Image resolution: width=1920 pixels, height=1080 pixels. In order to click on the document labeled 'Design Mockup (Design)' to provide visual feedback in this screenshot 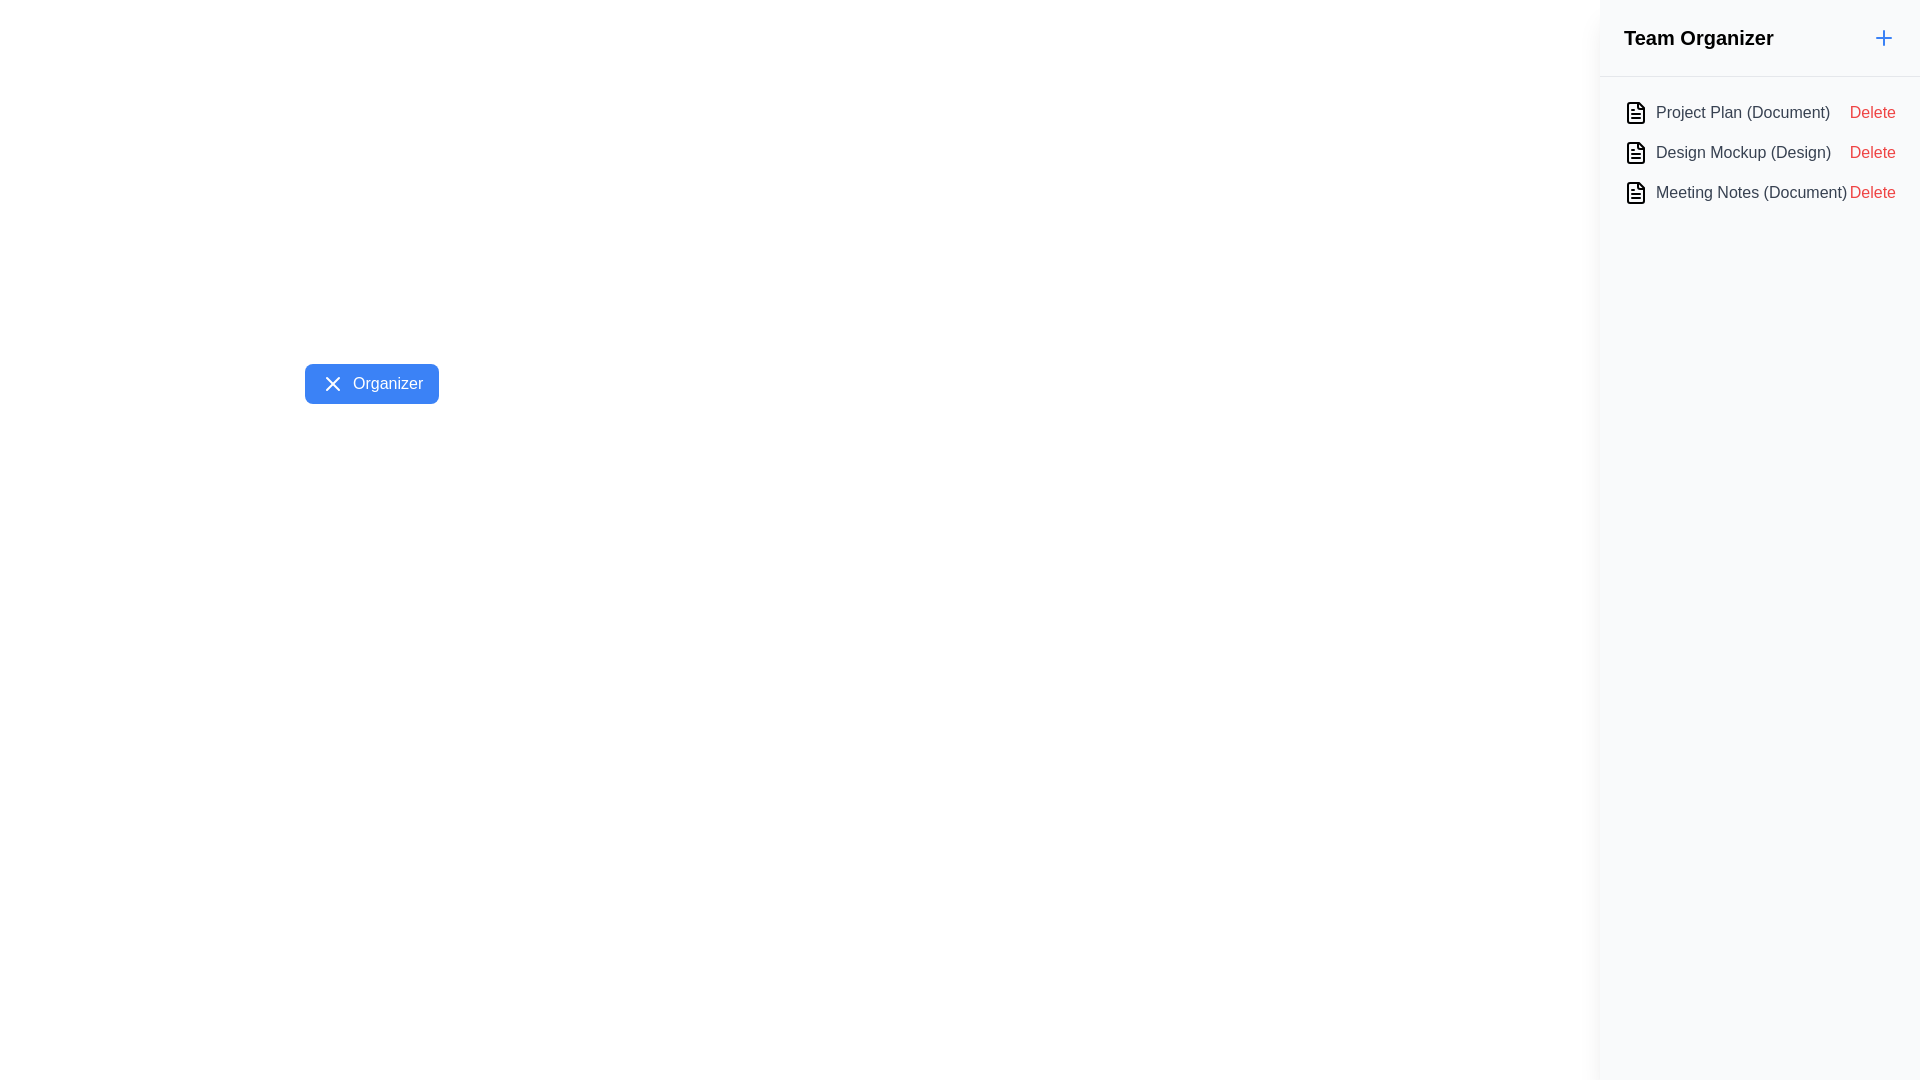, I will do `click(1760, 152)`.